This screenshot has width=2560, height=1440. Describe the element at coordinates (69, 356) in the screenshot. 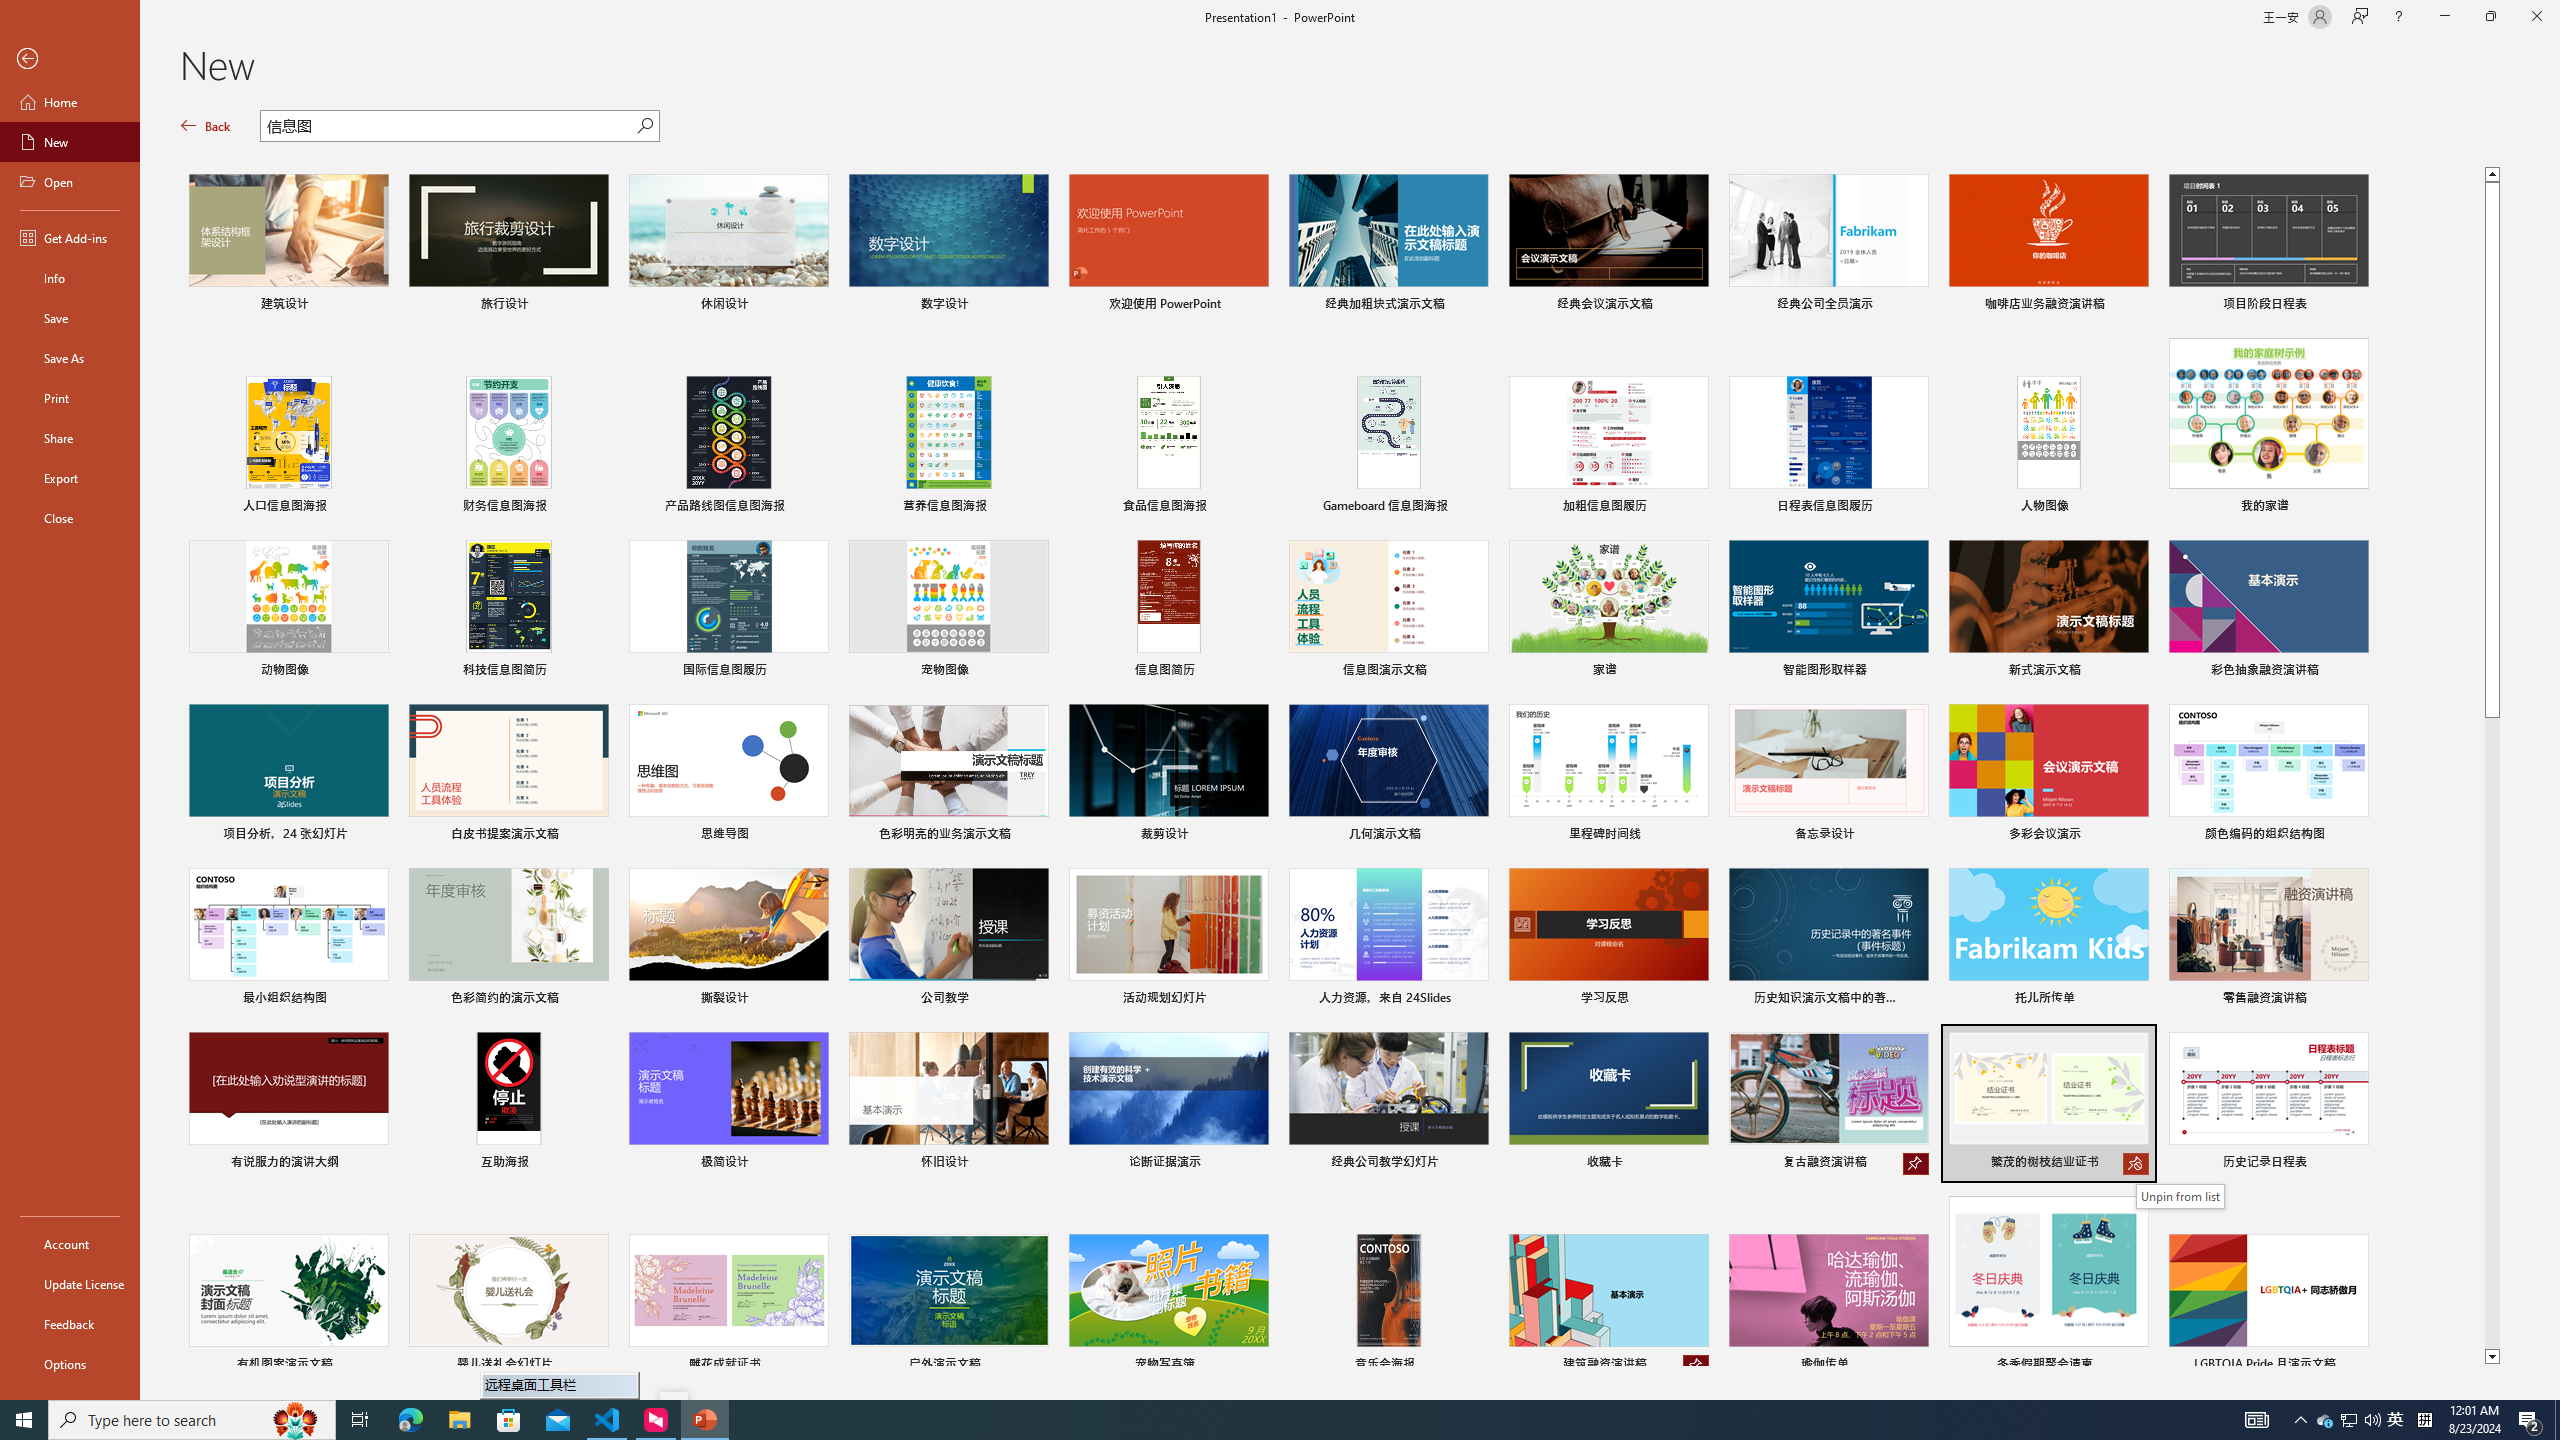

I see `'Save As'` at that location.